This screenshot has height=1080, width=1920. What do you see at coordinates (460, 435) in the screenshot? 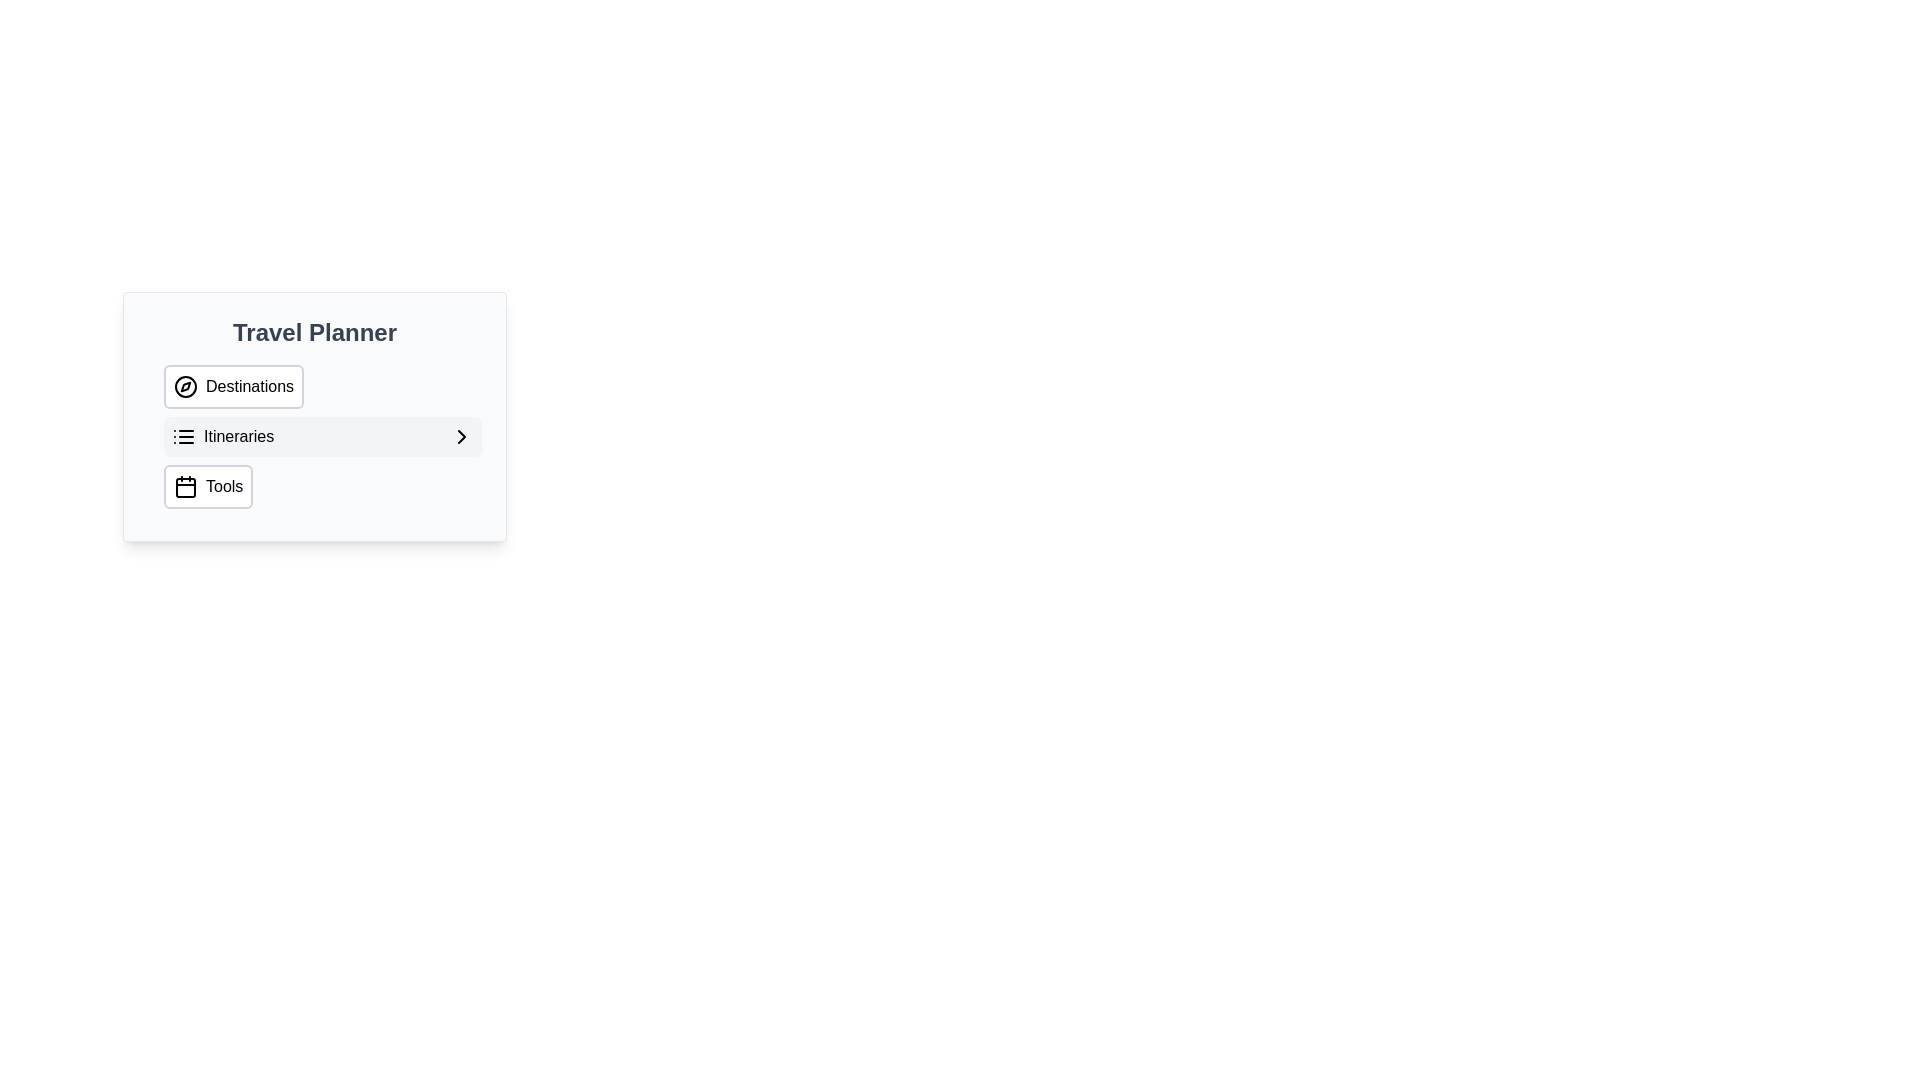
I see `the Chevron - Right icon located to the right of the 'Itineraries' text` at bounding box center [460, 435].